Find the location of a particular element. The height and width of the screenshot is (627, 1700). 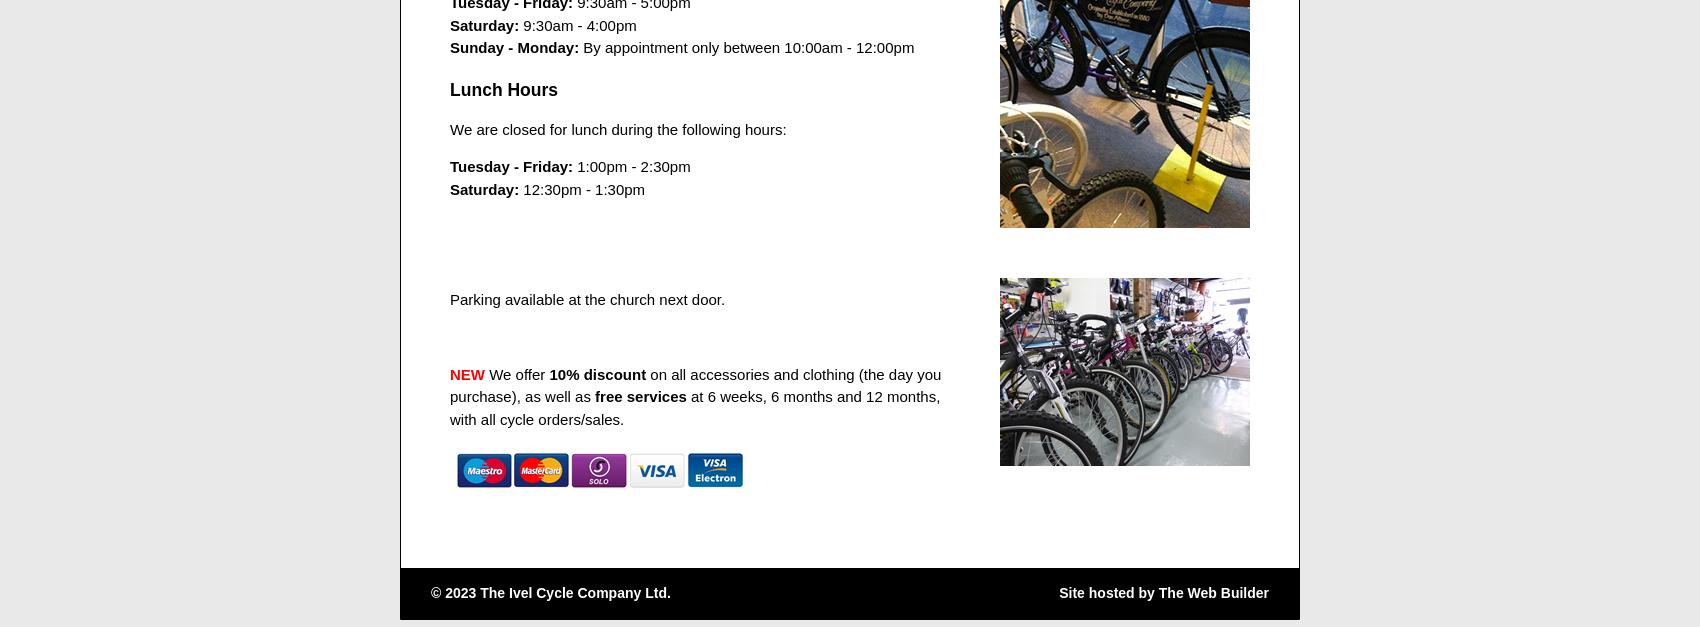

'12:30pm - 1:30pm' is located at coordinates (581, 187).